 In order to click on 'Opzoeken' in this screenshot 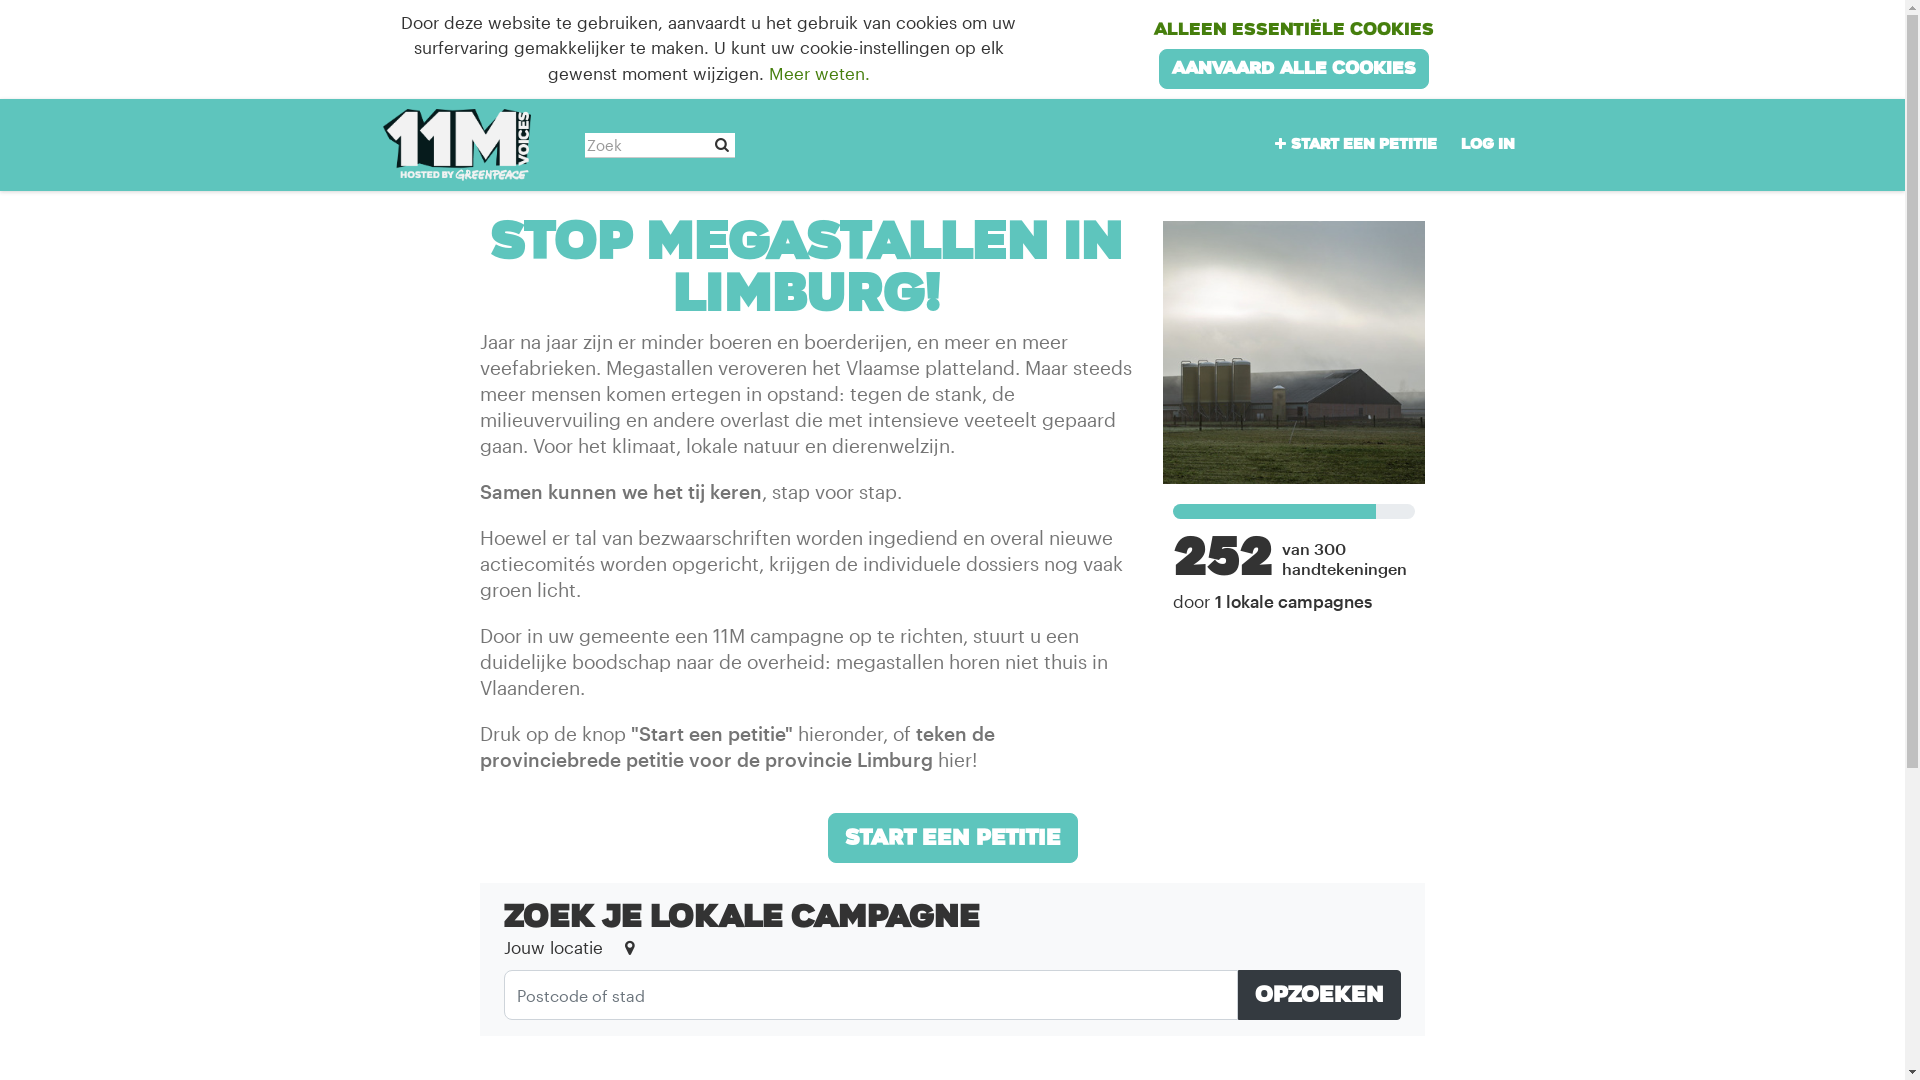, I will do `click(1237, 995)`.